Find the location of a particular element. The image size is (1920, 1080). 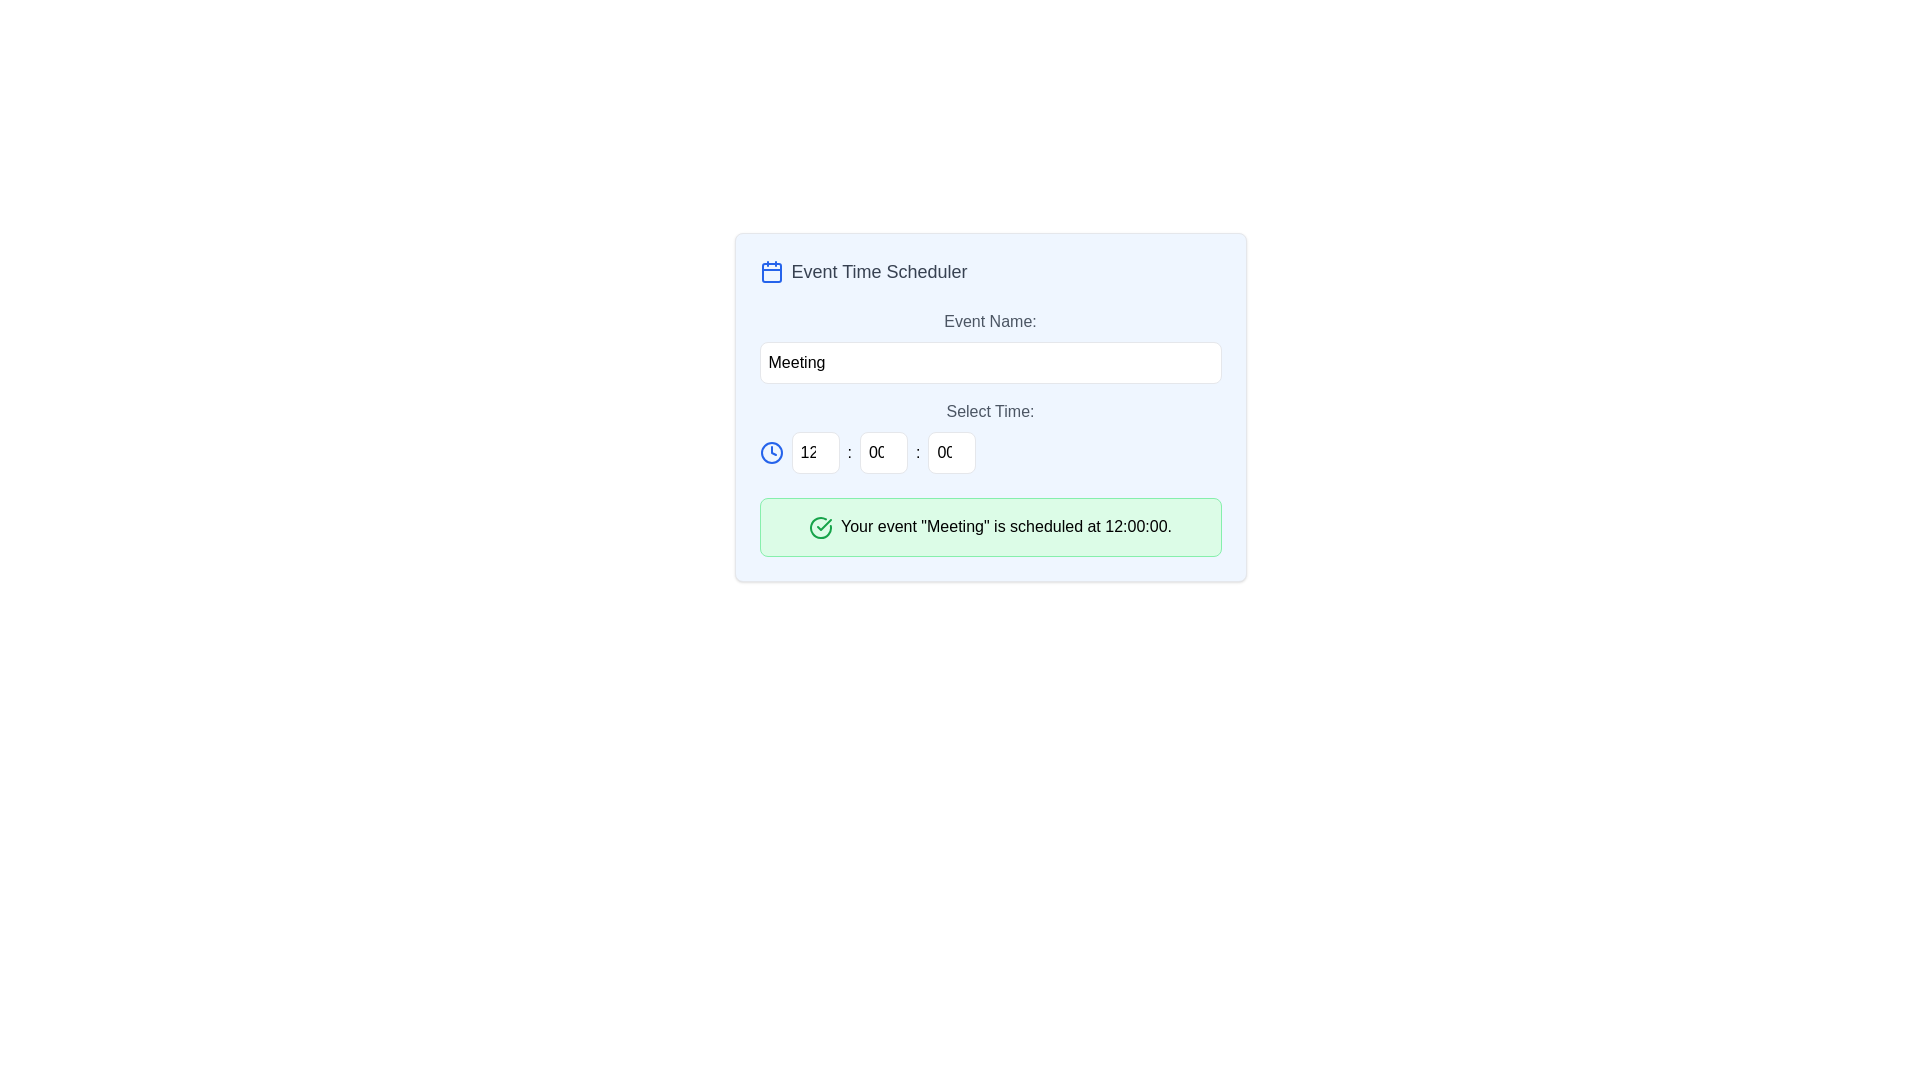

the static text element that serves as a heading for scheduling events and times, positioned to the right of a blue calendar icon is located at coordinates (879, 272).